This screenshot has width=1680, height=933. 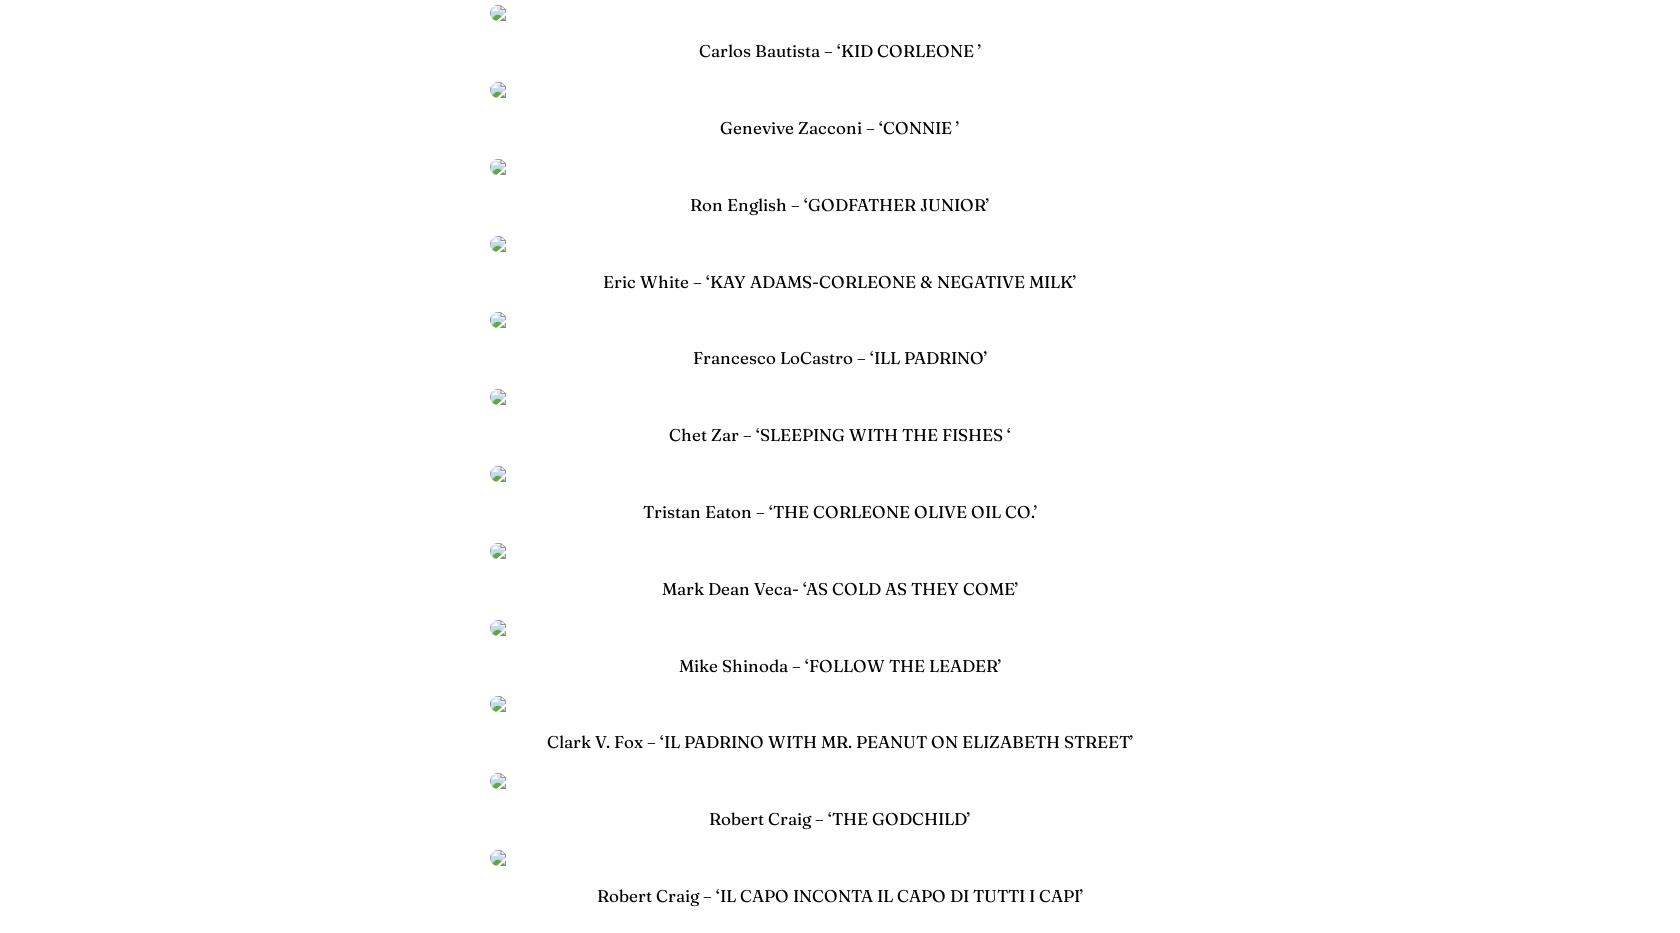 I want to click on 'Chet Zar – ‘SLEEPING WITH THE FISHES ‘', so click(x=840, y=433).